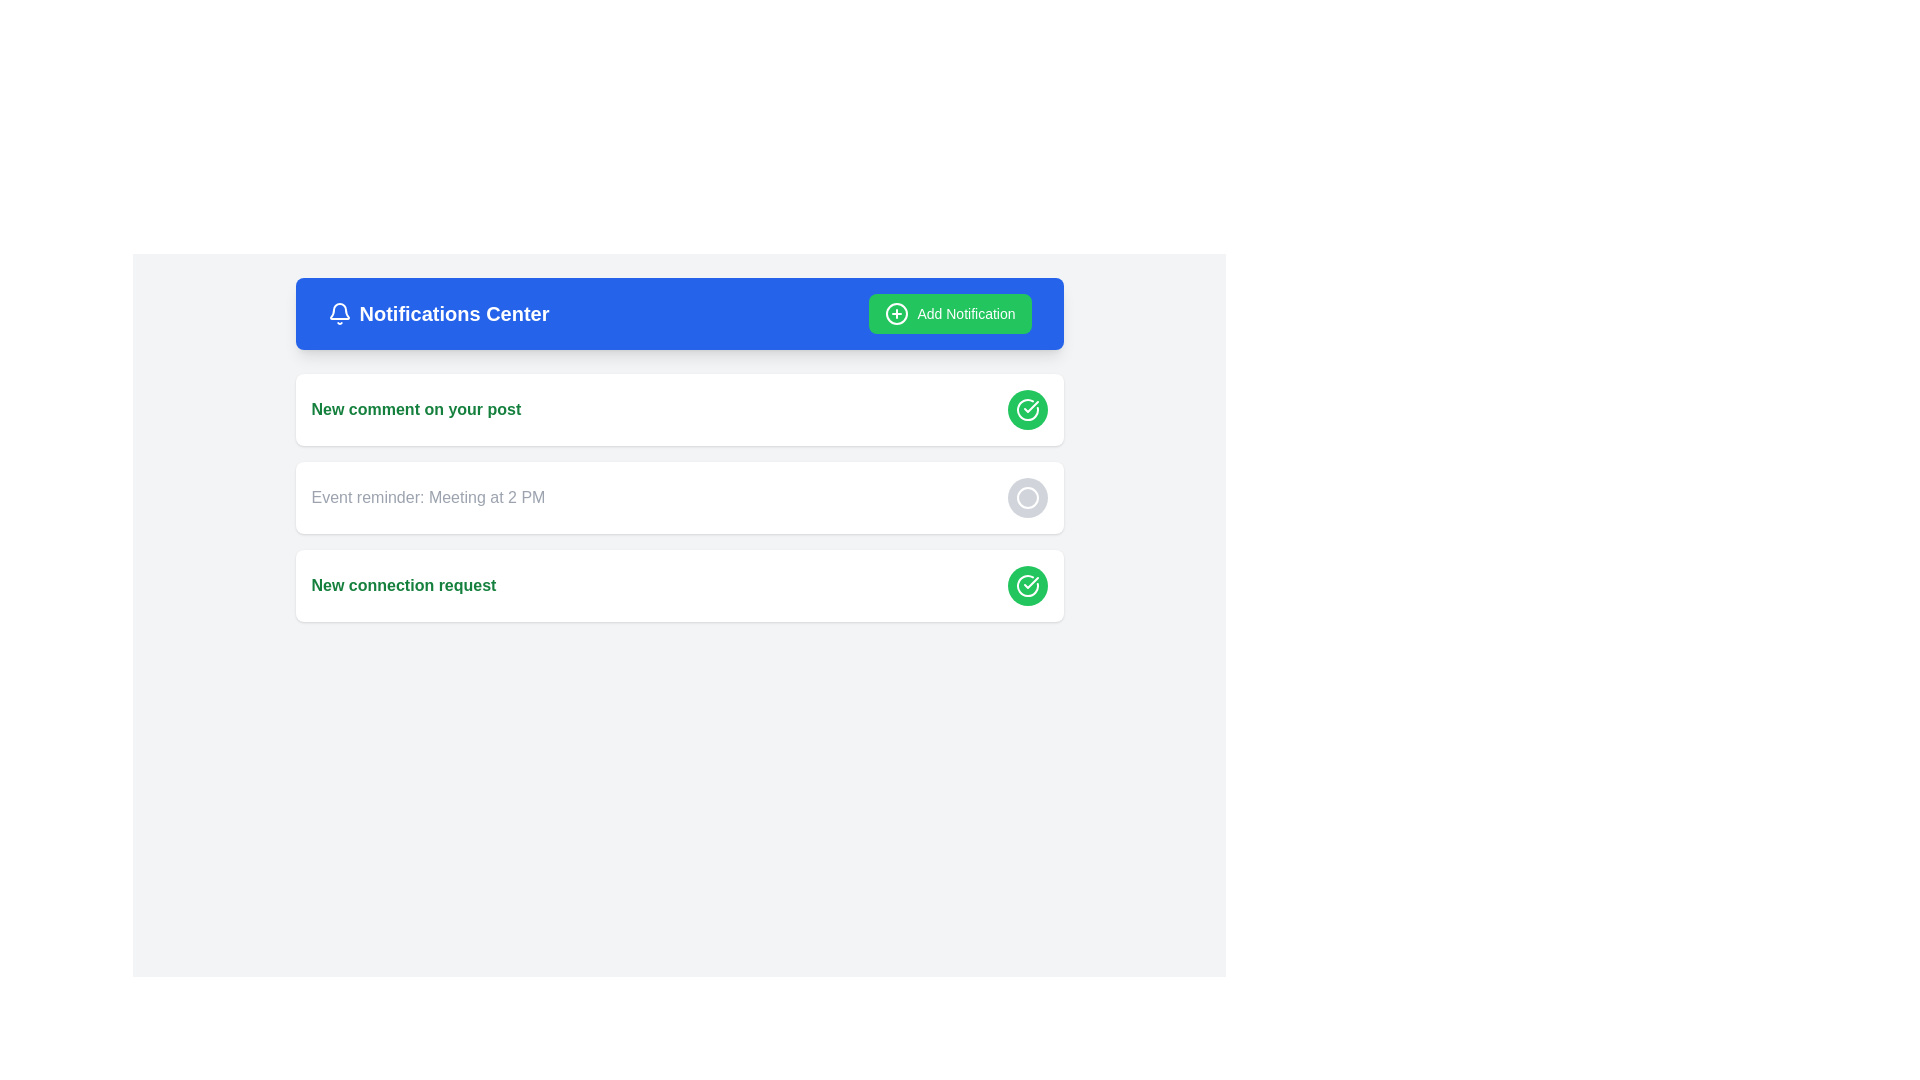  What do you see at coordinates (949, 313) in the screenshot?
I see `the 'Add Notification' button located on the right side of the blue header bar labeled 'Notifications Center'` at bounding box center [949, 313].